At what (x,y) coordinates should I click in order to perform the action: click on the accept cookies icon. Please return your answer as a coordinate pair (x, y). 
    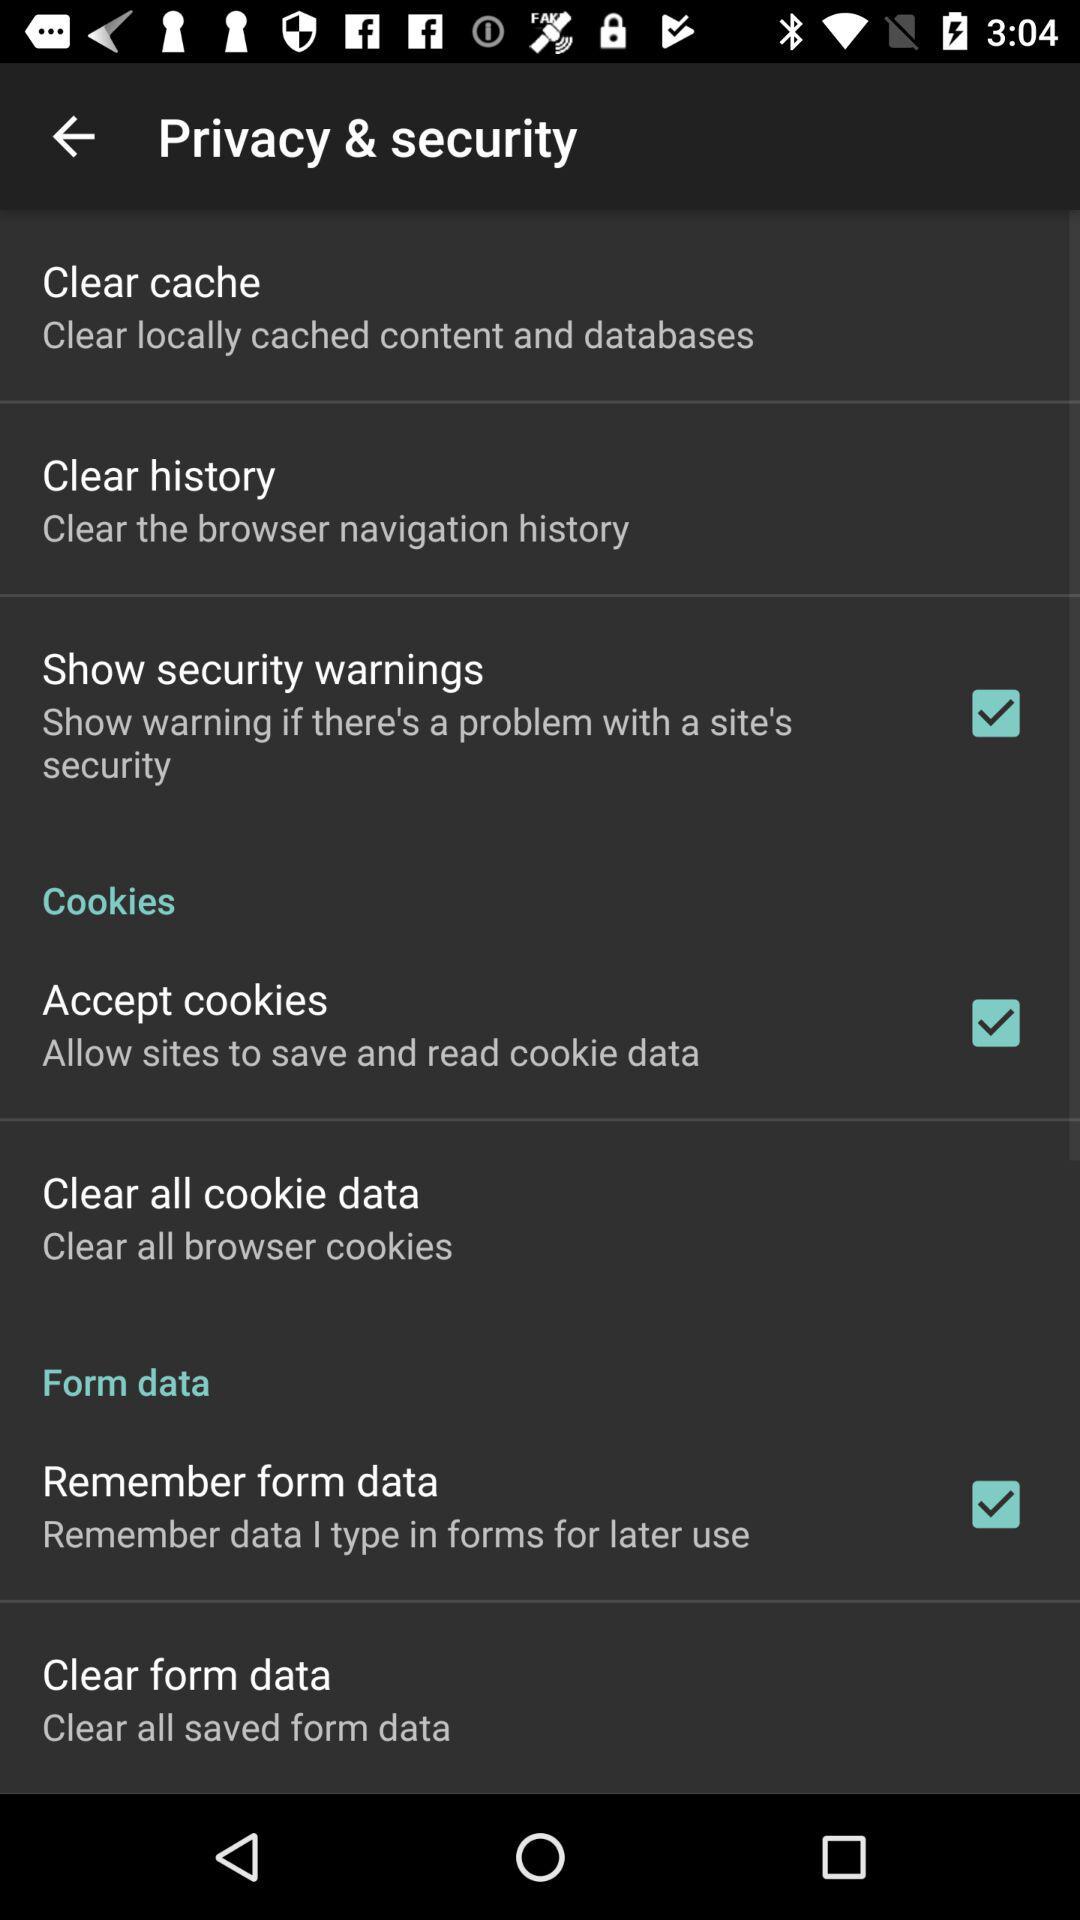
    Looking at the image, I should click on (185, 998).